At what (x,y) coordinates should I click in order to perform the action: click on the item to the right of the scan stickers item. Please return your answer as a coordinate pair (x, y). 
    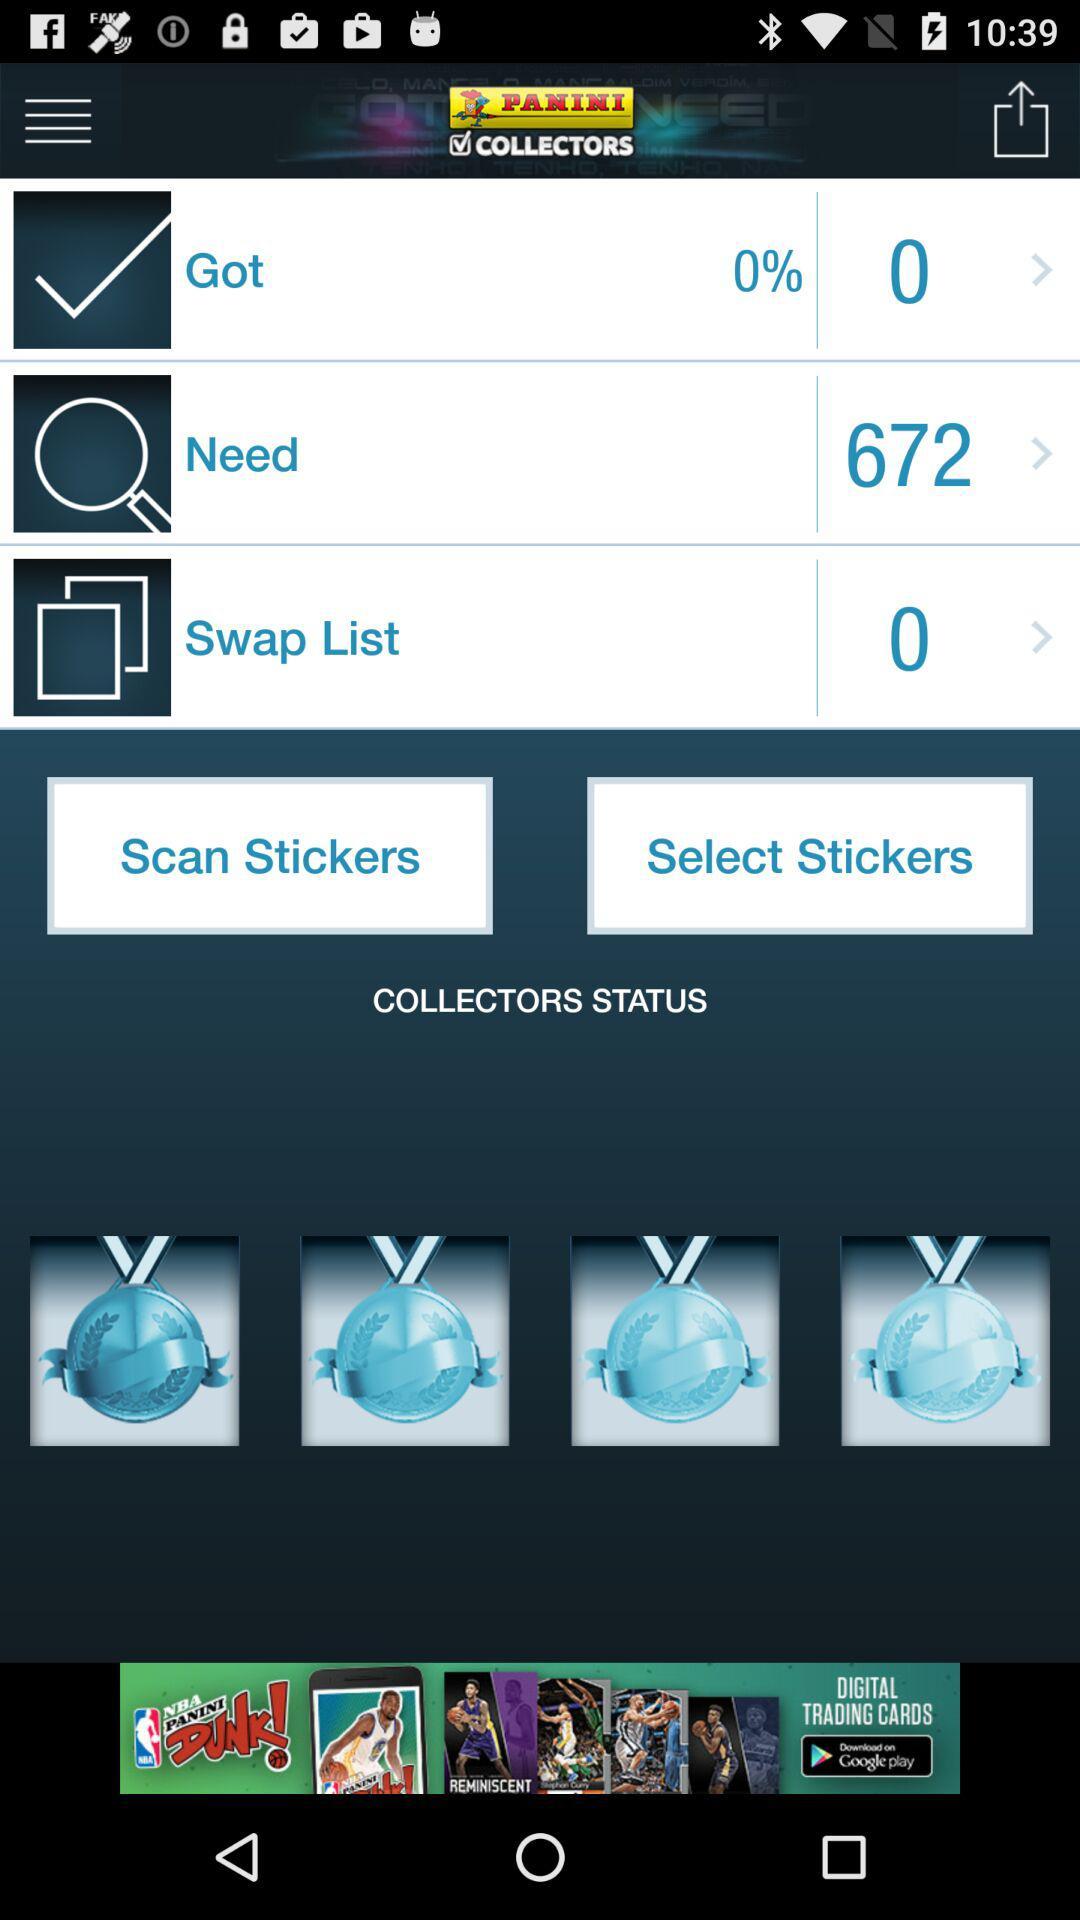
    Looking at the image, I should click on (810, 855).